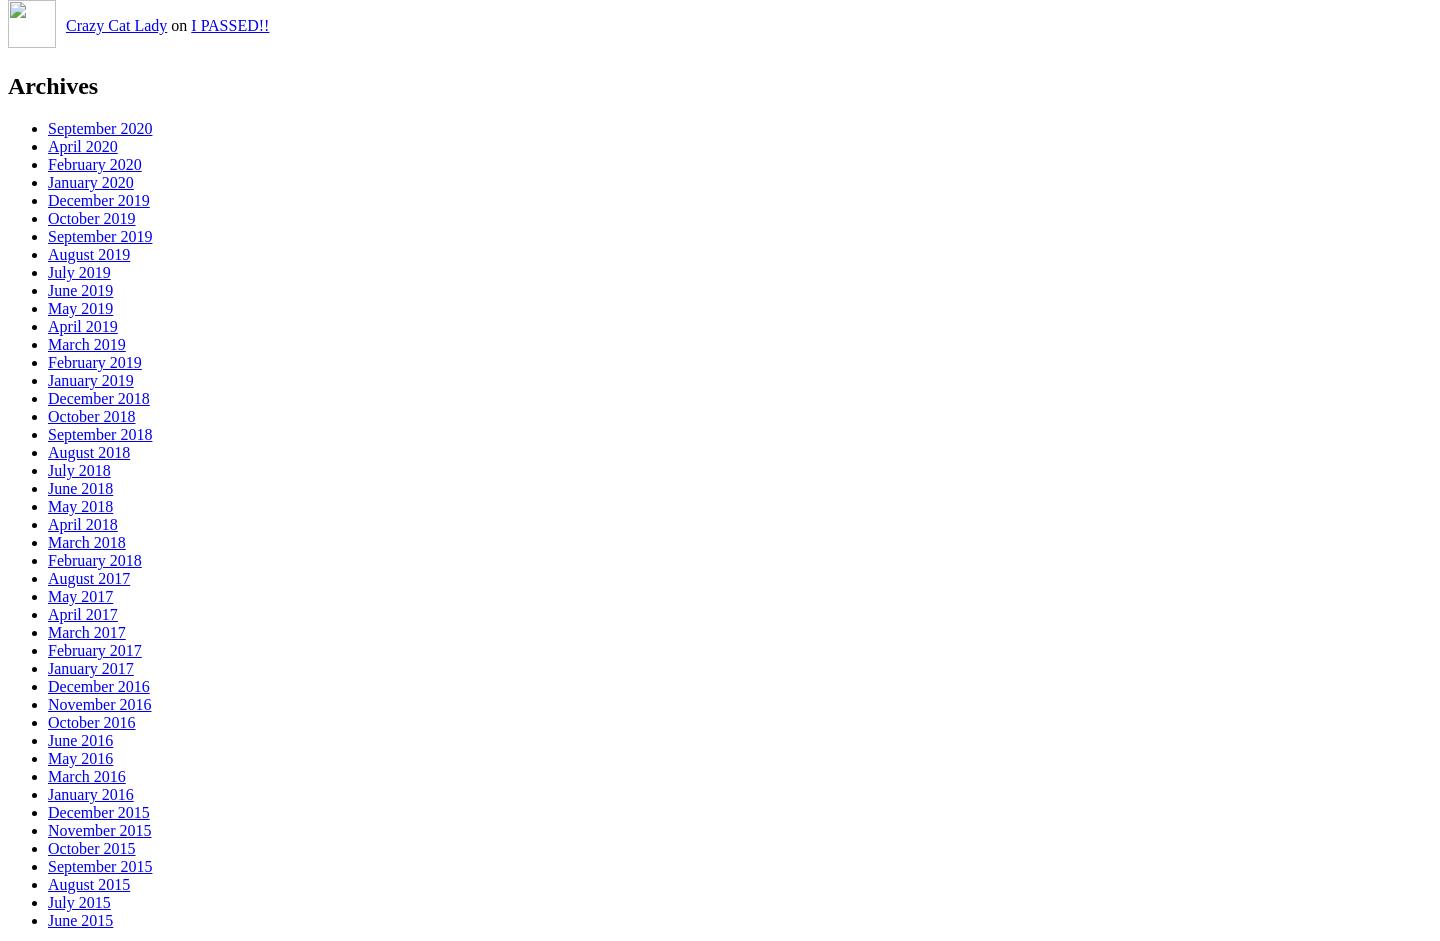 The image size is (1440, 941). I want to click on 'August 2015', so click(88, 884).